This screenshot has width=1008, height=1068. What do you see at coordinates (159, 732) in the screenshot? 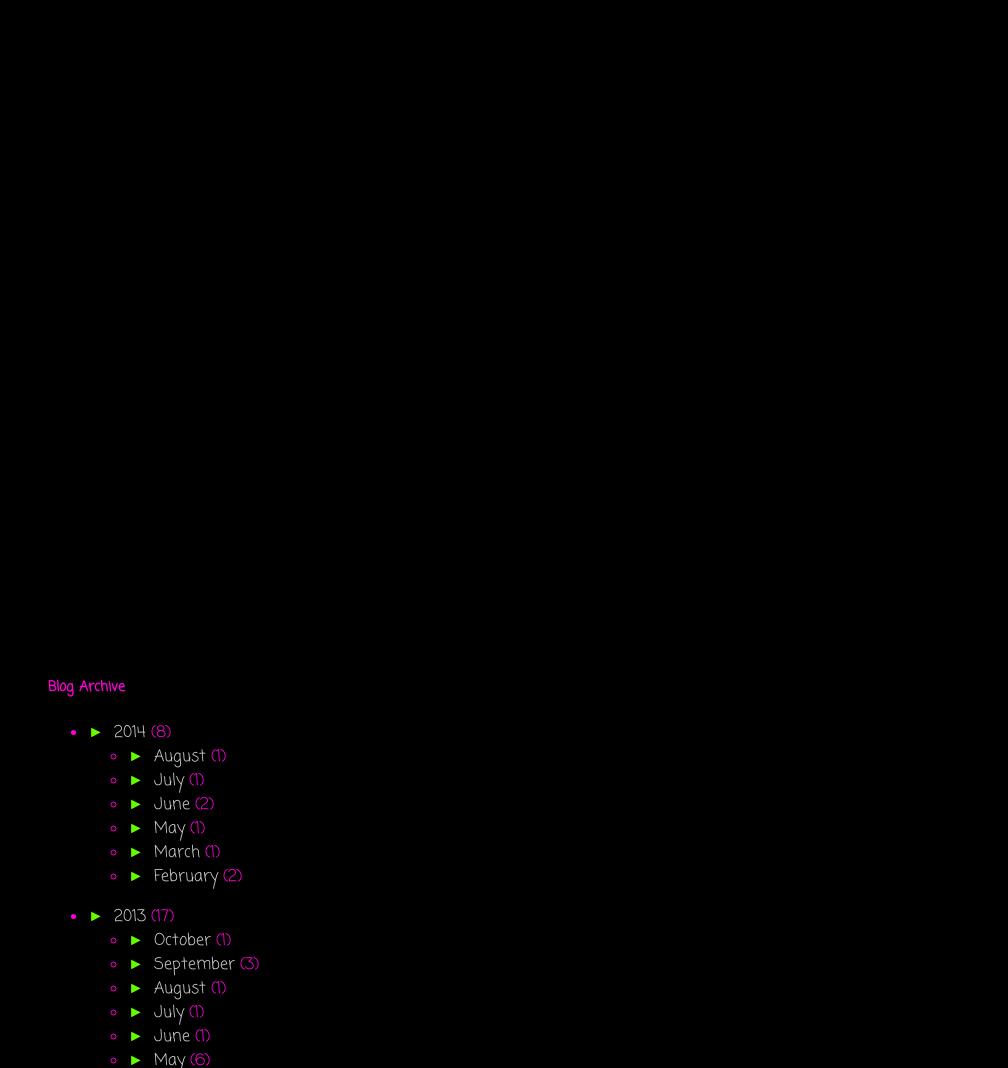
I see `'(8)'` at bounding box center [159, 732].